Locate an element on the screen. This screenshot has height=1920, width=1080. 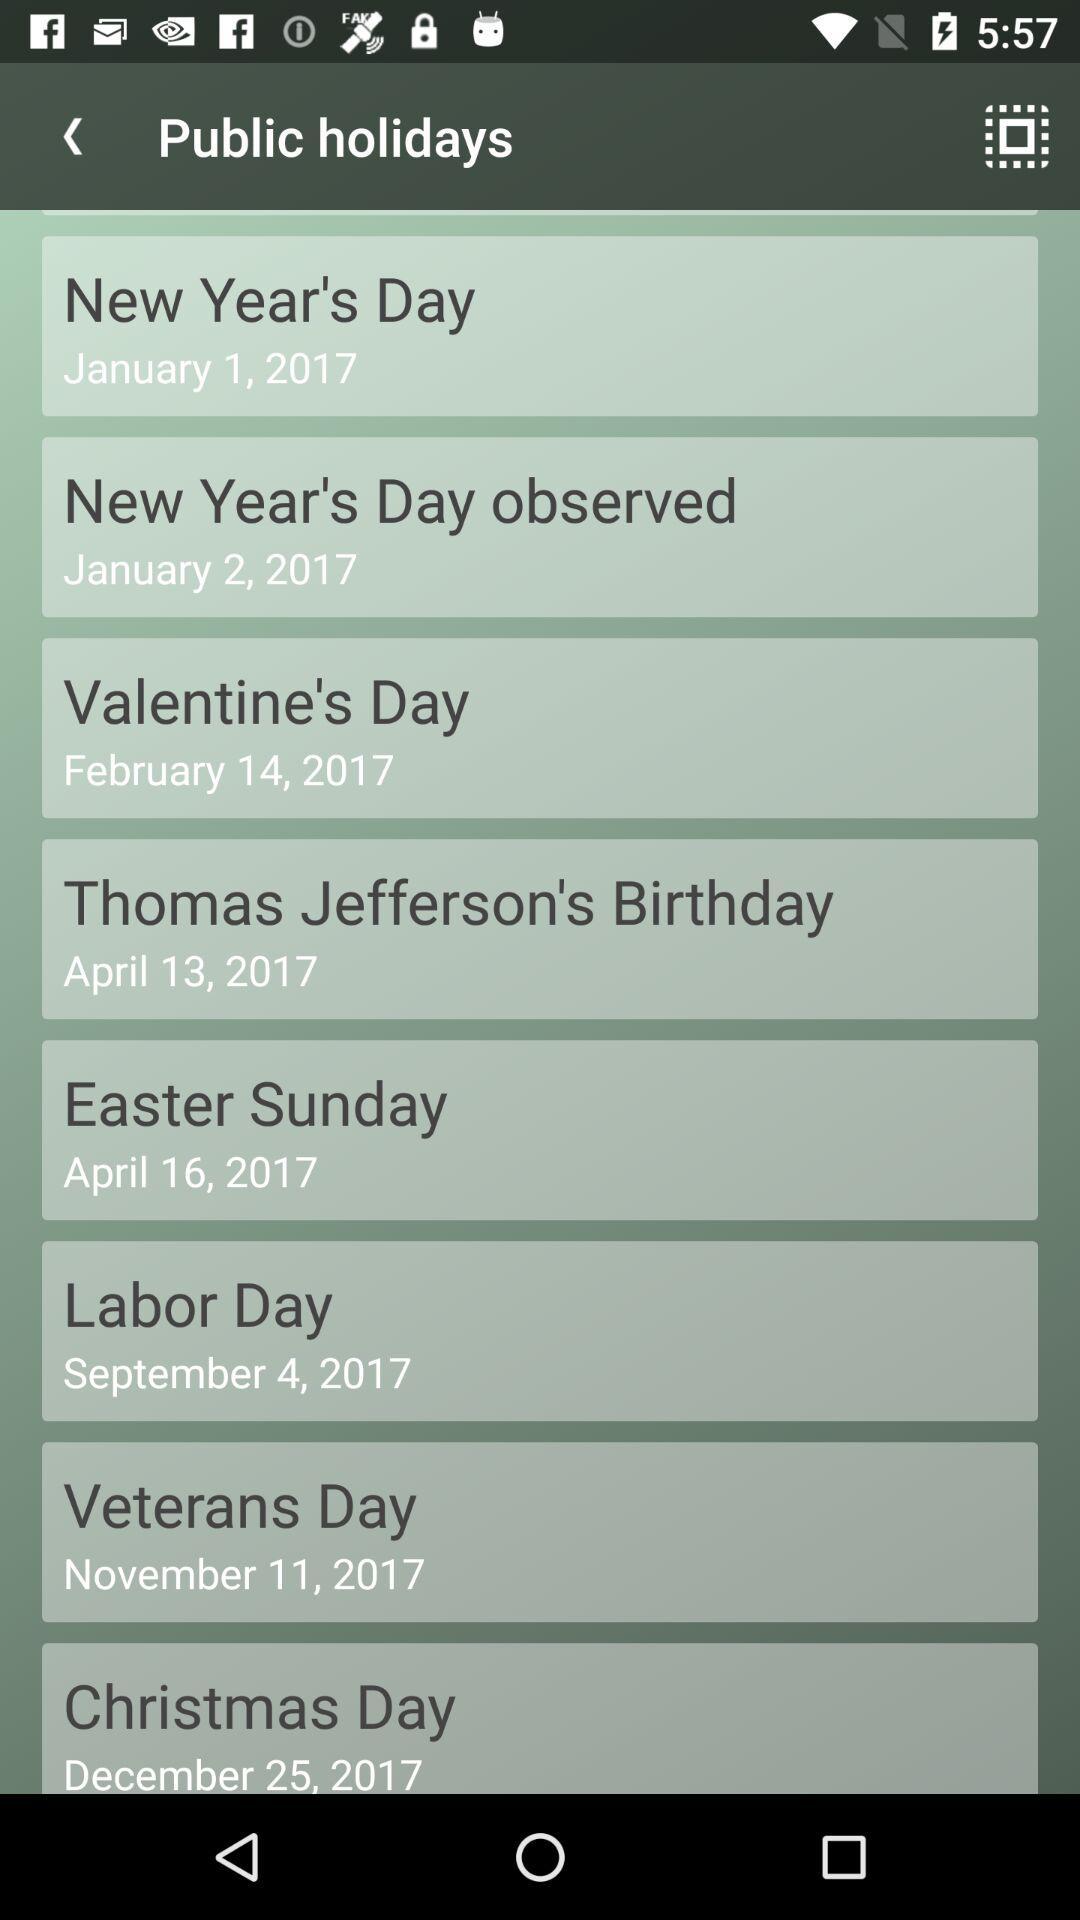
christmas day is located at coordinates (540, 1703).